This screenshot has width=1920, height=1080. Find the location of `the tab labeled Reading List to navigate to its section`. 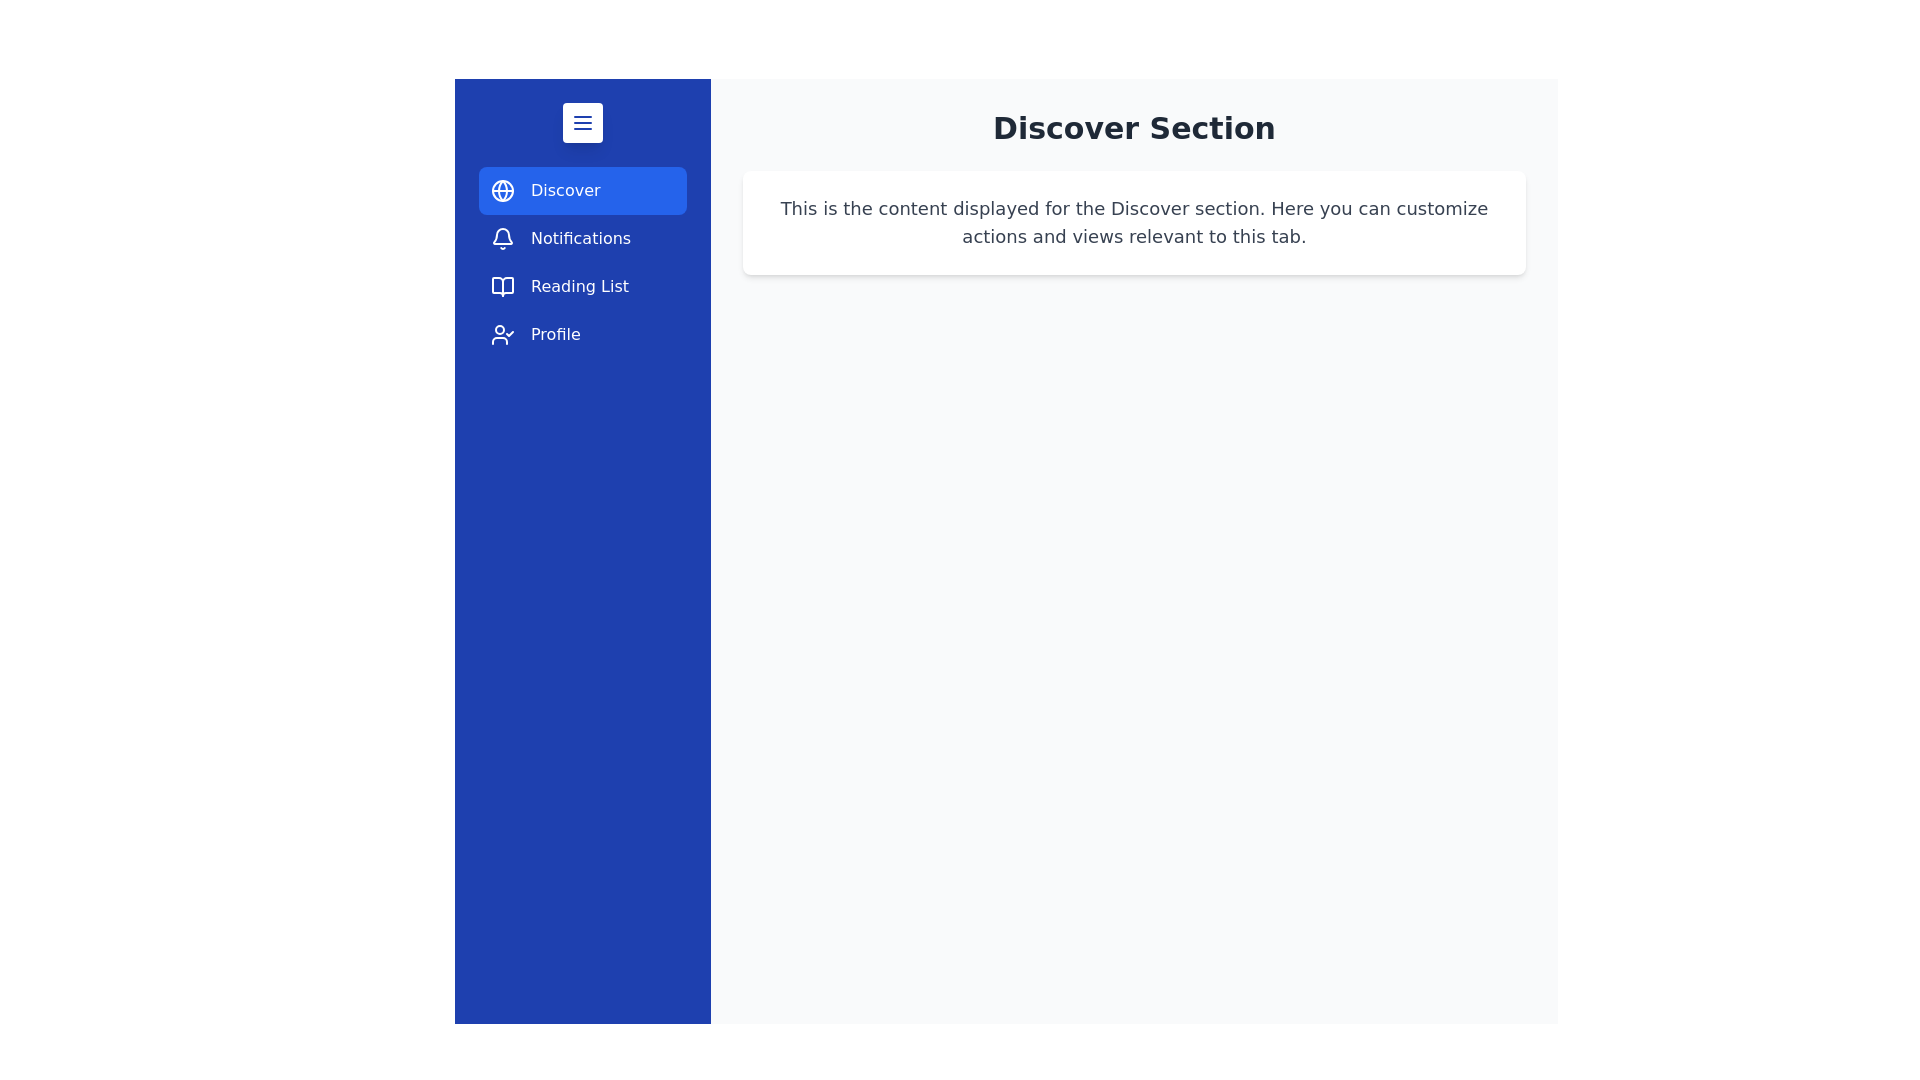

the tab labeled Reading List to navigate to its section is located at coordinates (581, 286).